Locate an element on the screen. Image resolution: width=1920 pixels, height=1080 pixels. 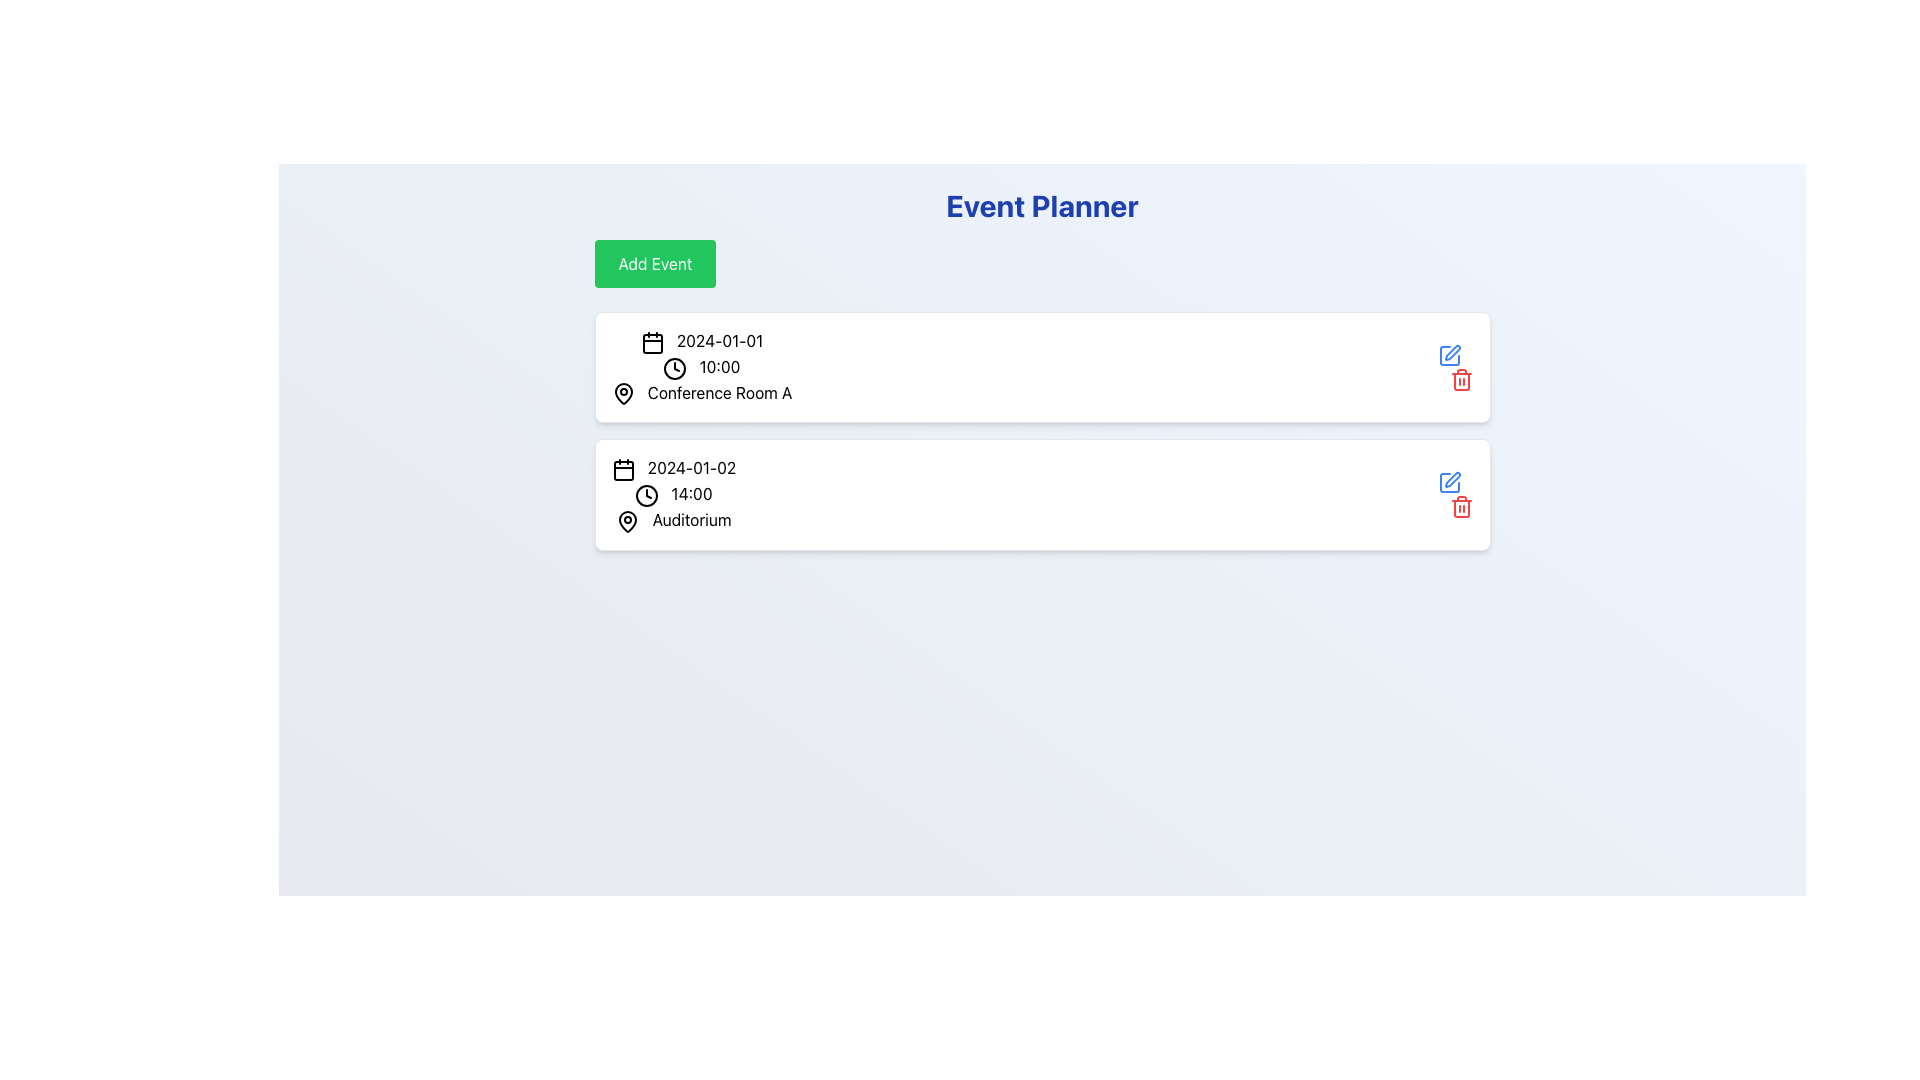
the circular part of the clock icon, which is the central graphic element of the clock and is aligned inline with the time '10:00' in the first event block is located at coordinates (675, 368).